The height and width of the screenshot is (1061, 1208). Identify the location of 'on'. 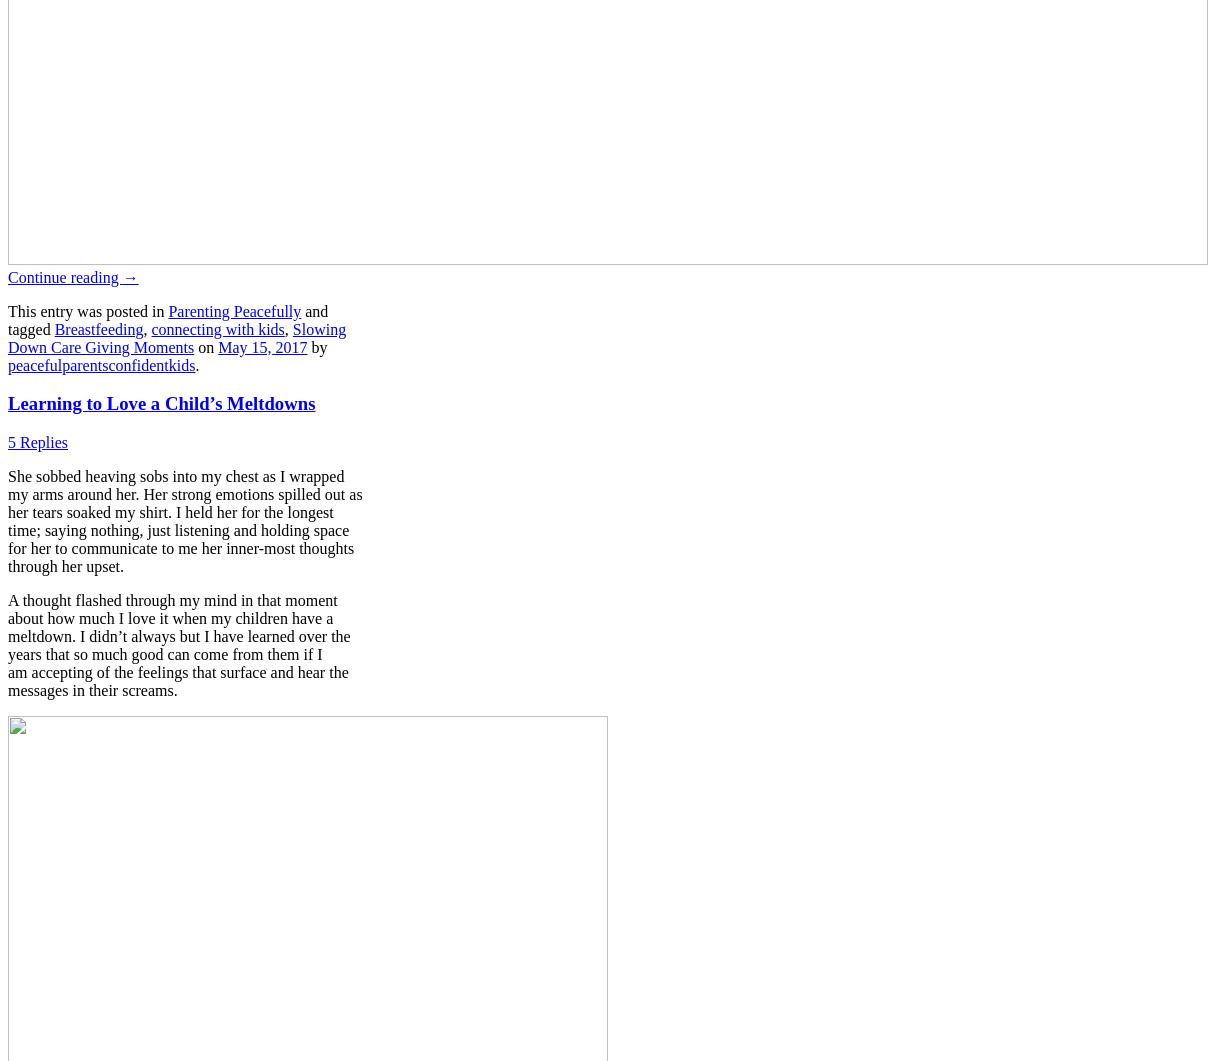
(194, 345).